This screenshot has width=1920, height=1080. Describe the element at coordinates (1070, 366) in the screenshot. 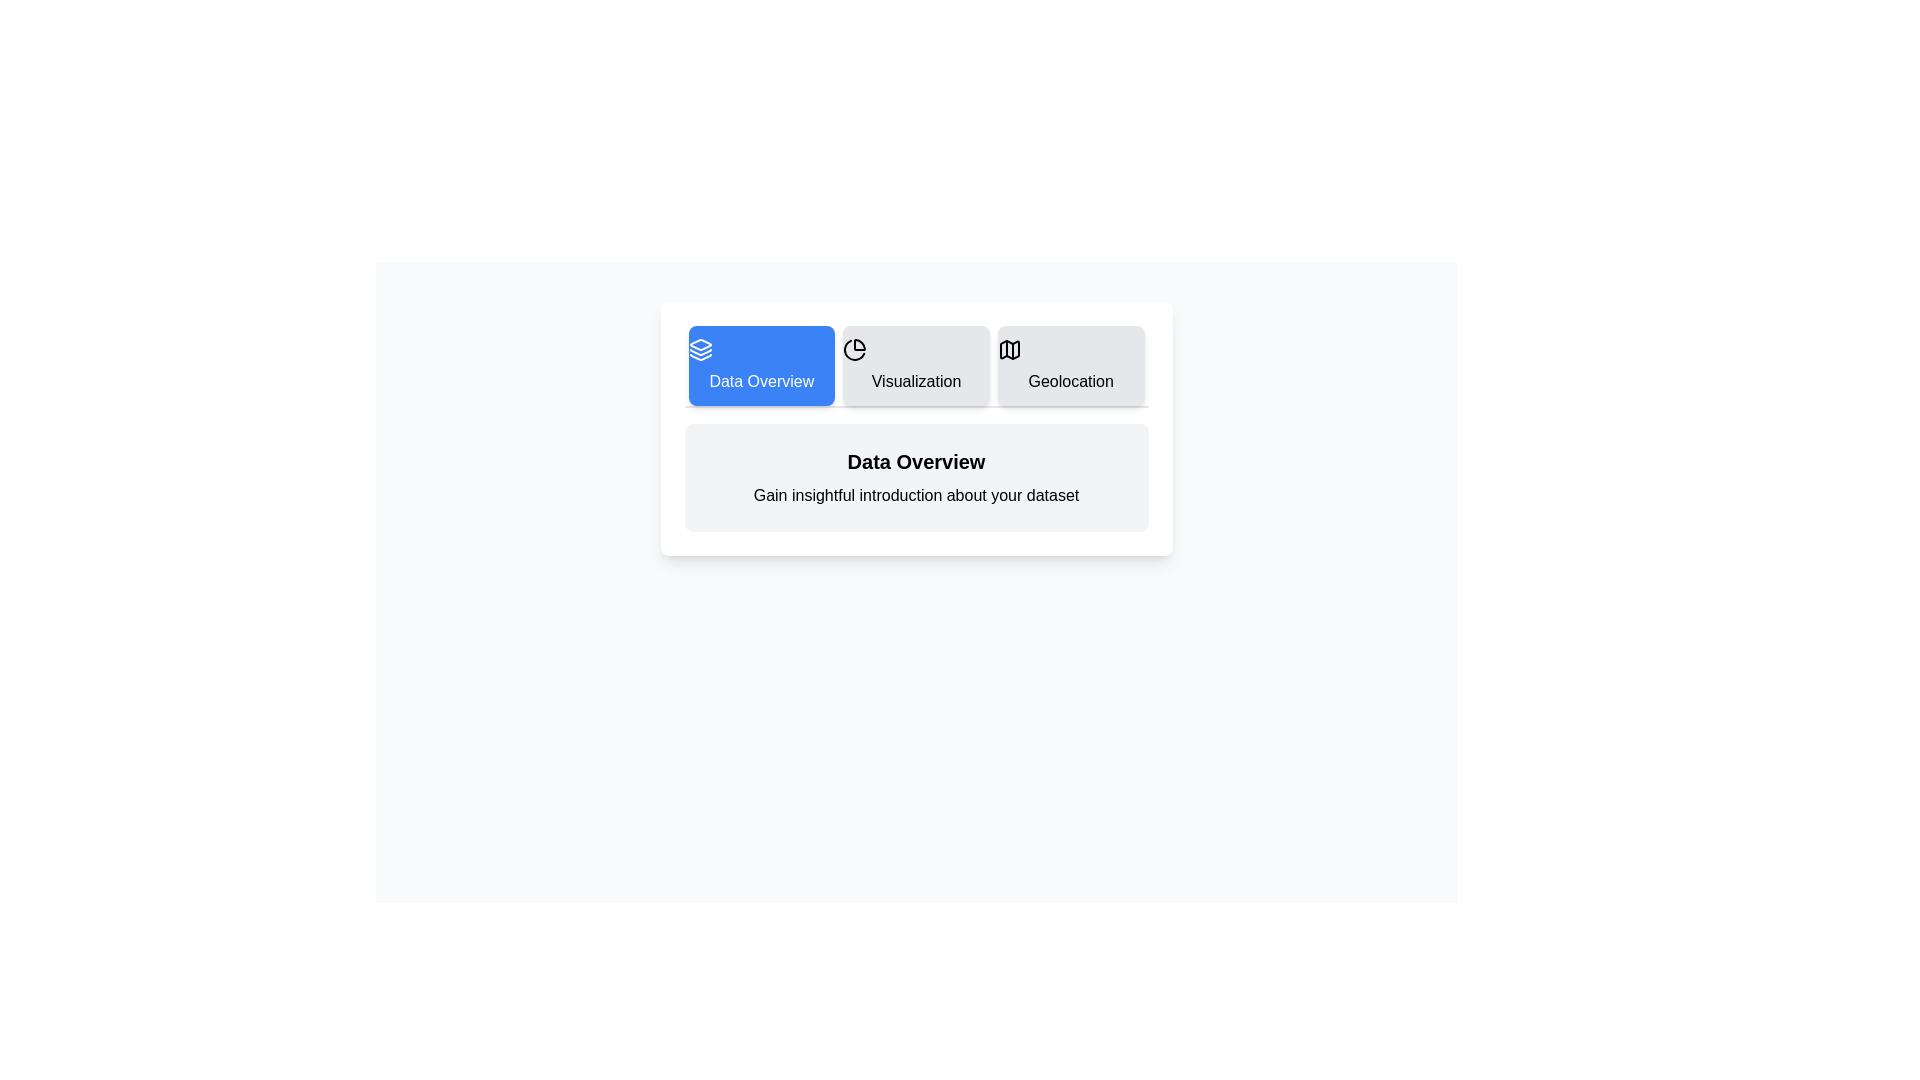

I see `the tab corresponding to Geolocation` at that location.